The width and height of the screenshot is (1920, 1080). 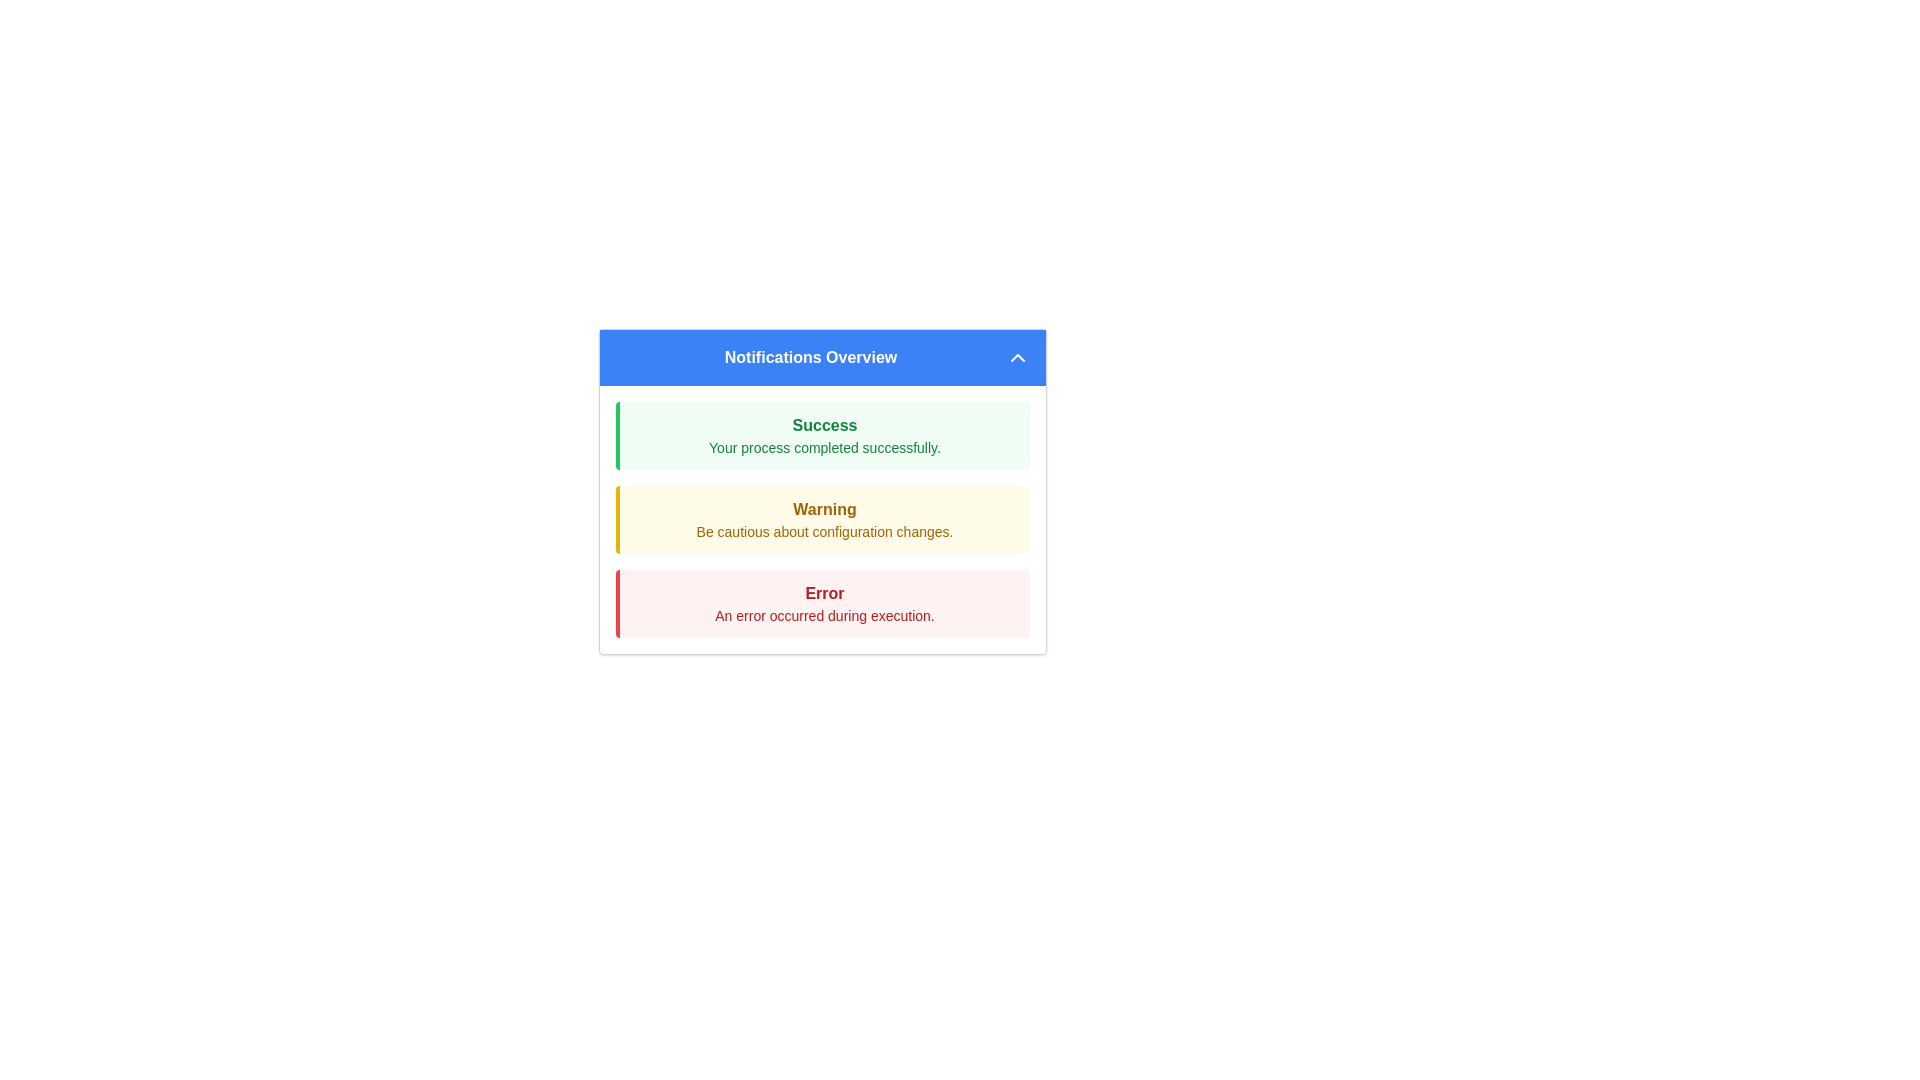 I want to click on the static text element that serves as a warning category title within the notification box, which has a yellow border and background, so click(x=825, y=508).